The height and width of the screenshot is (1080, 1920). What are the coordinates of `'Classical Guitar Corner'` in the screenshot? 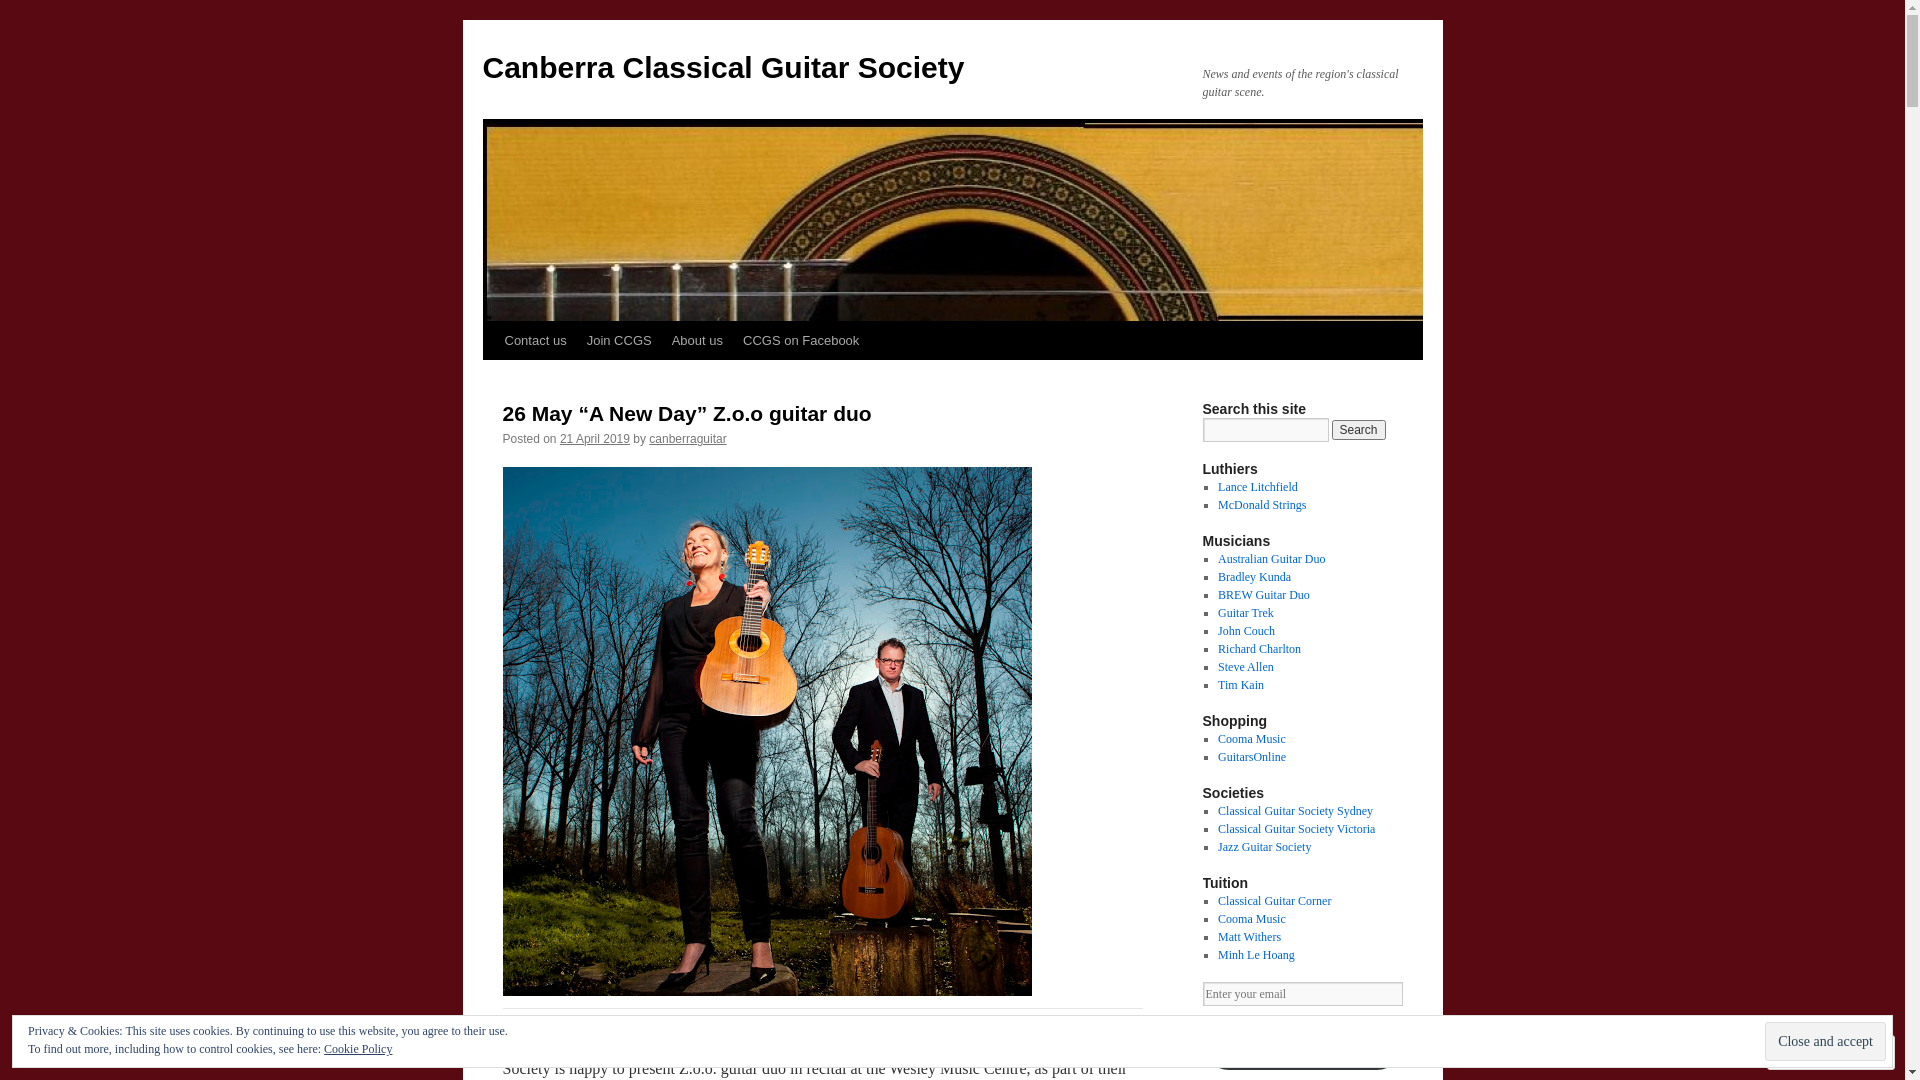 It's located at (1273, 901).